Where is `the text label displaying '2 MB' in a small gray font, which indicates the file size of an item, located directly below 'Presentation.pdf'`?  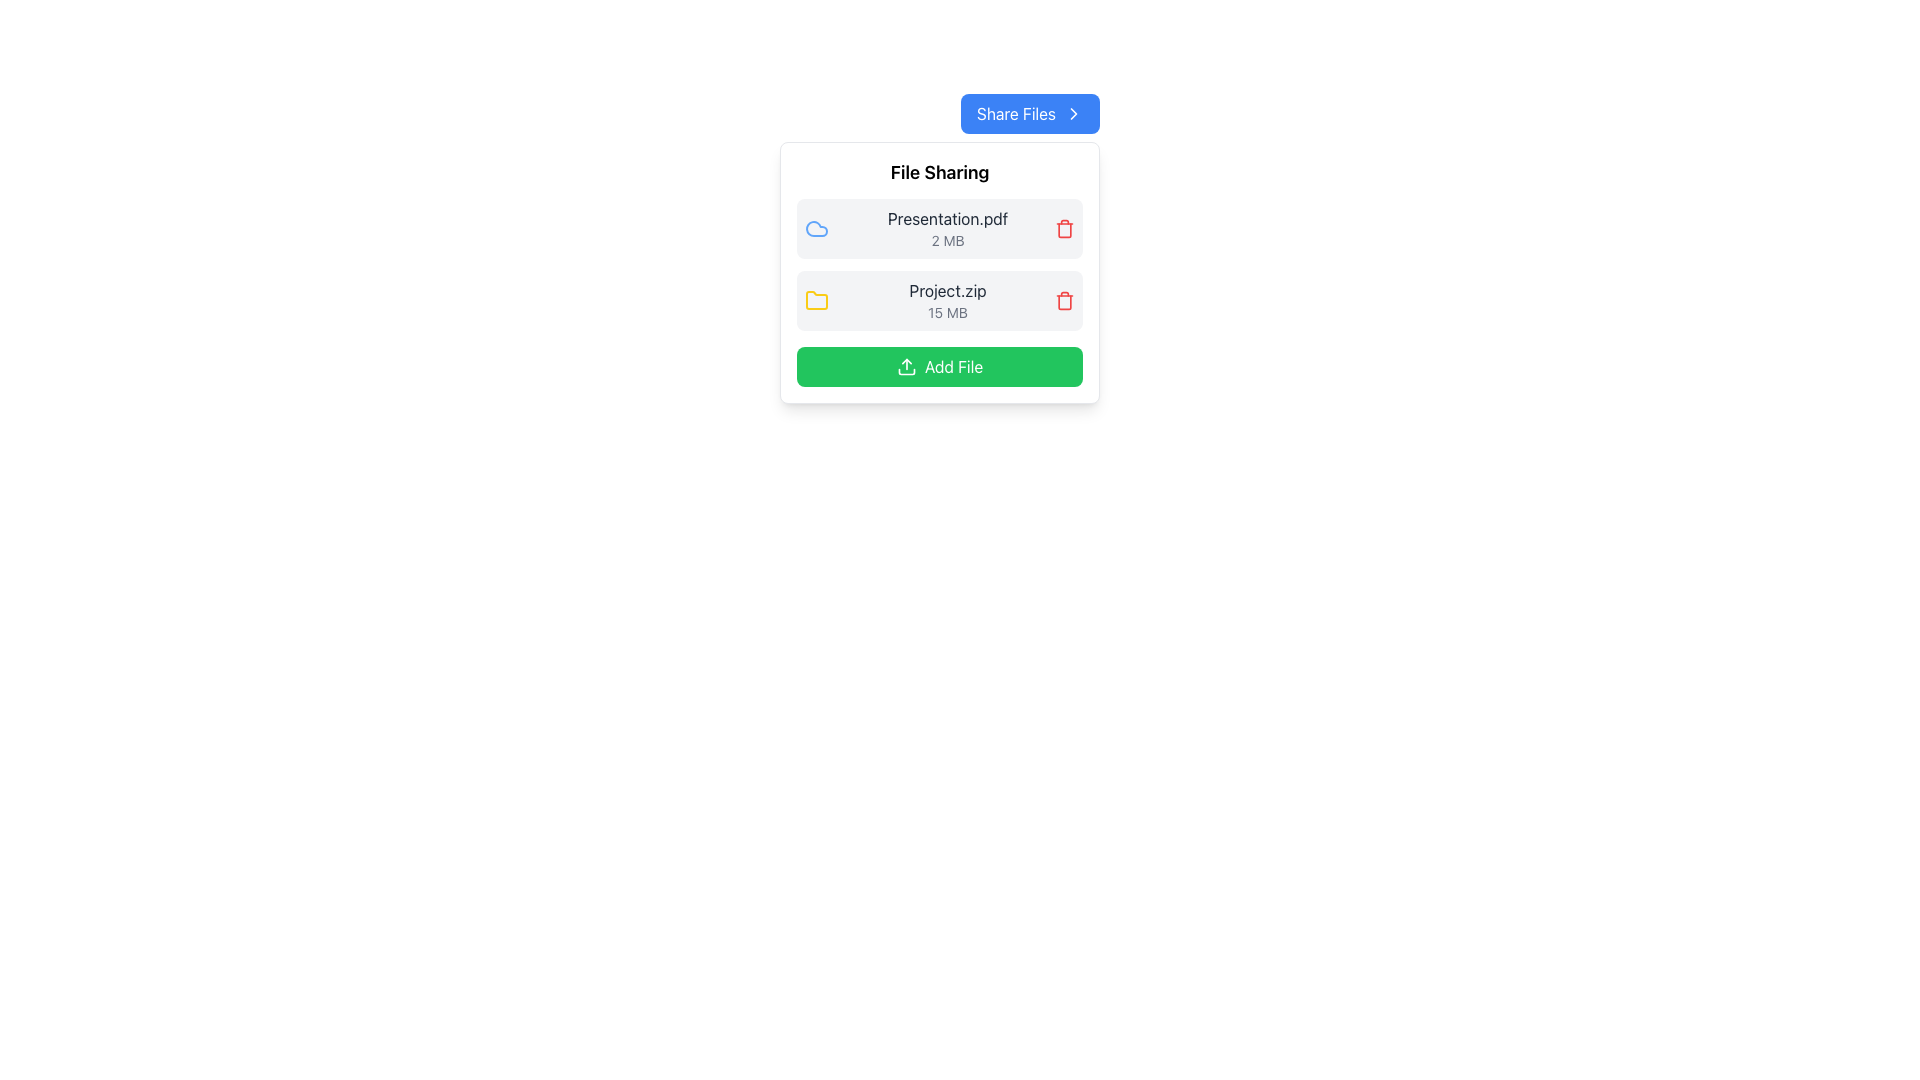 the text label displaying '2 MB' in a small gray font, which indicates the file size of an item, located directly below 'Presentation.pdf' is located at coordinates (947, 239).